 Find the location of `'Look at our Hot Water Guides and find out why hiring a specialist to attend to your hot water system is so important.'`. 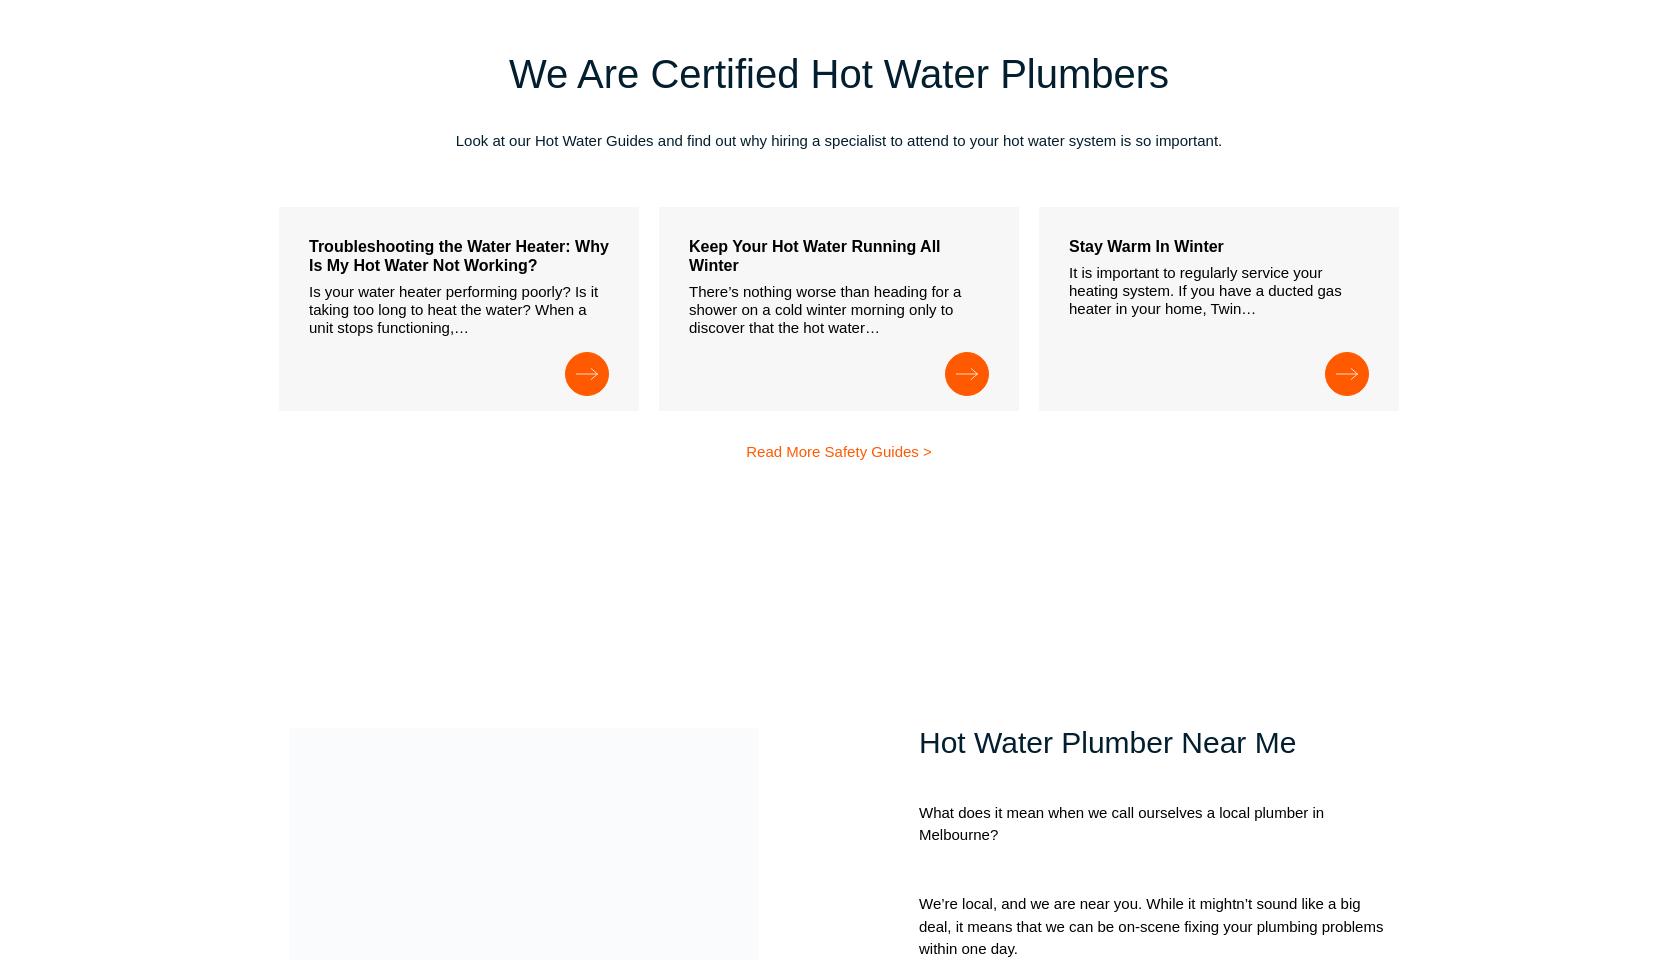

'Look at our Hot Water Guides and find out why hiring a specialist to attend to your hot water system is so important.' is located at coordinates (837, 139).